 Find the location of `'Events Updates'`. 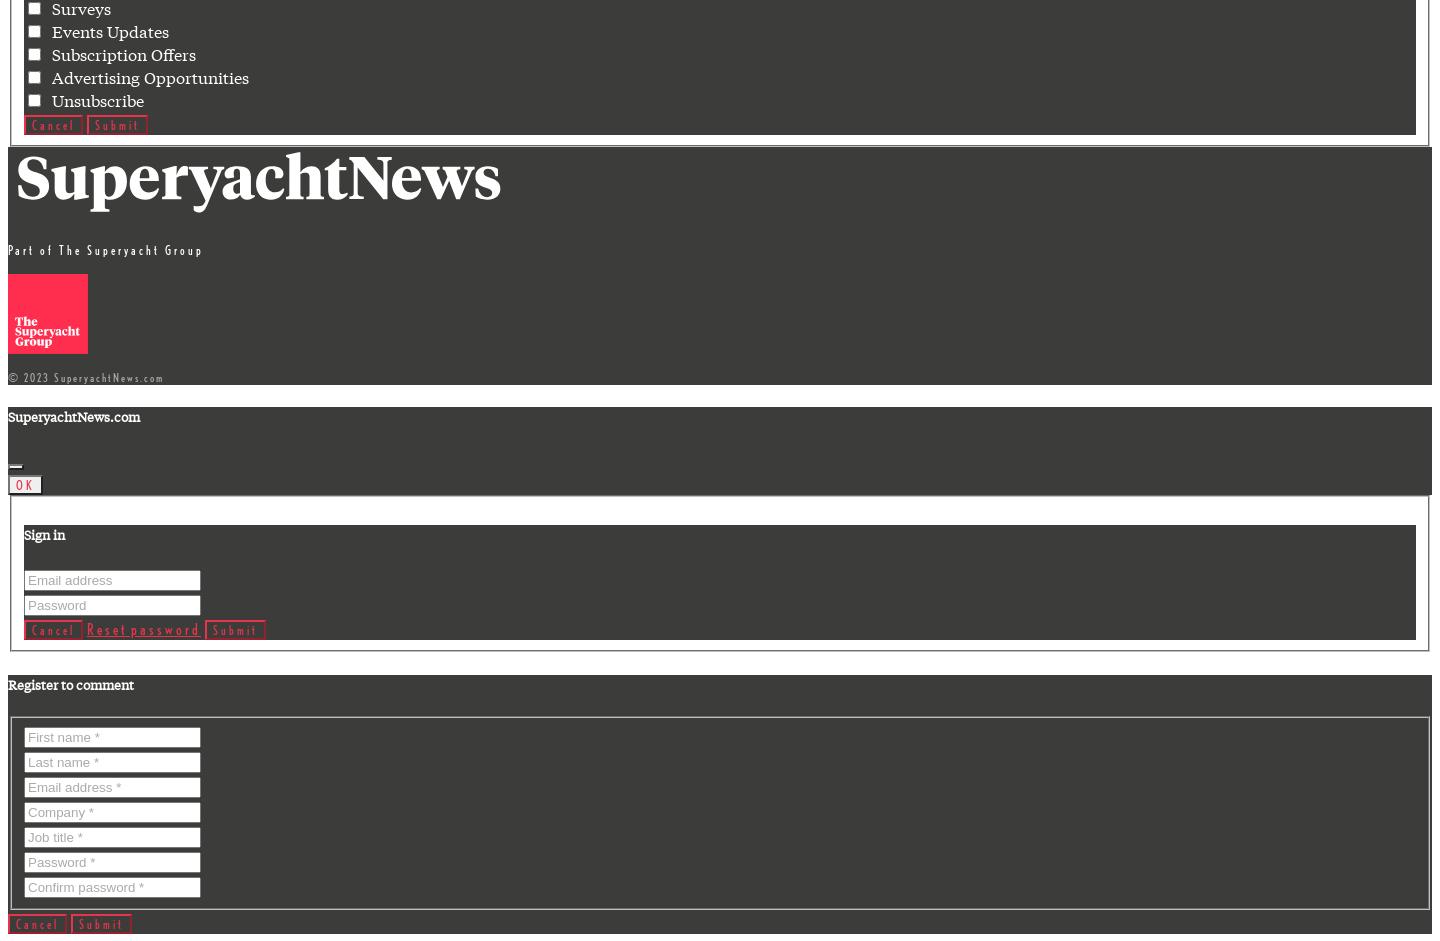

'Events Updates' is located at coordinates (106, 30).